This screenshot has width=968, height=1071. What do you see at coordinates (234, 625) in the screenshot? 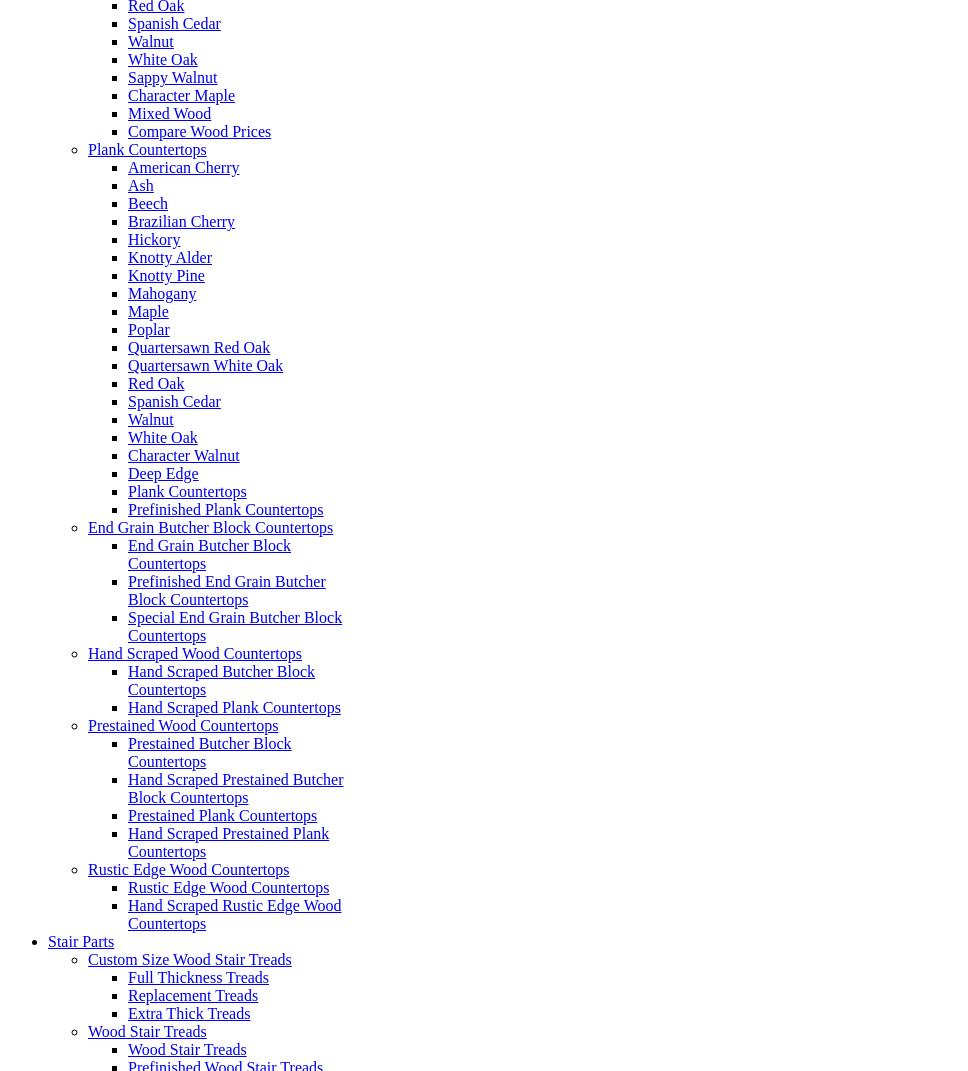
I see `'Special End Grain Butcher Block Countertops'` at bounding box center [234, 625].